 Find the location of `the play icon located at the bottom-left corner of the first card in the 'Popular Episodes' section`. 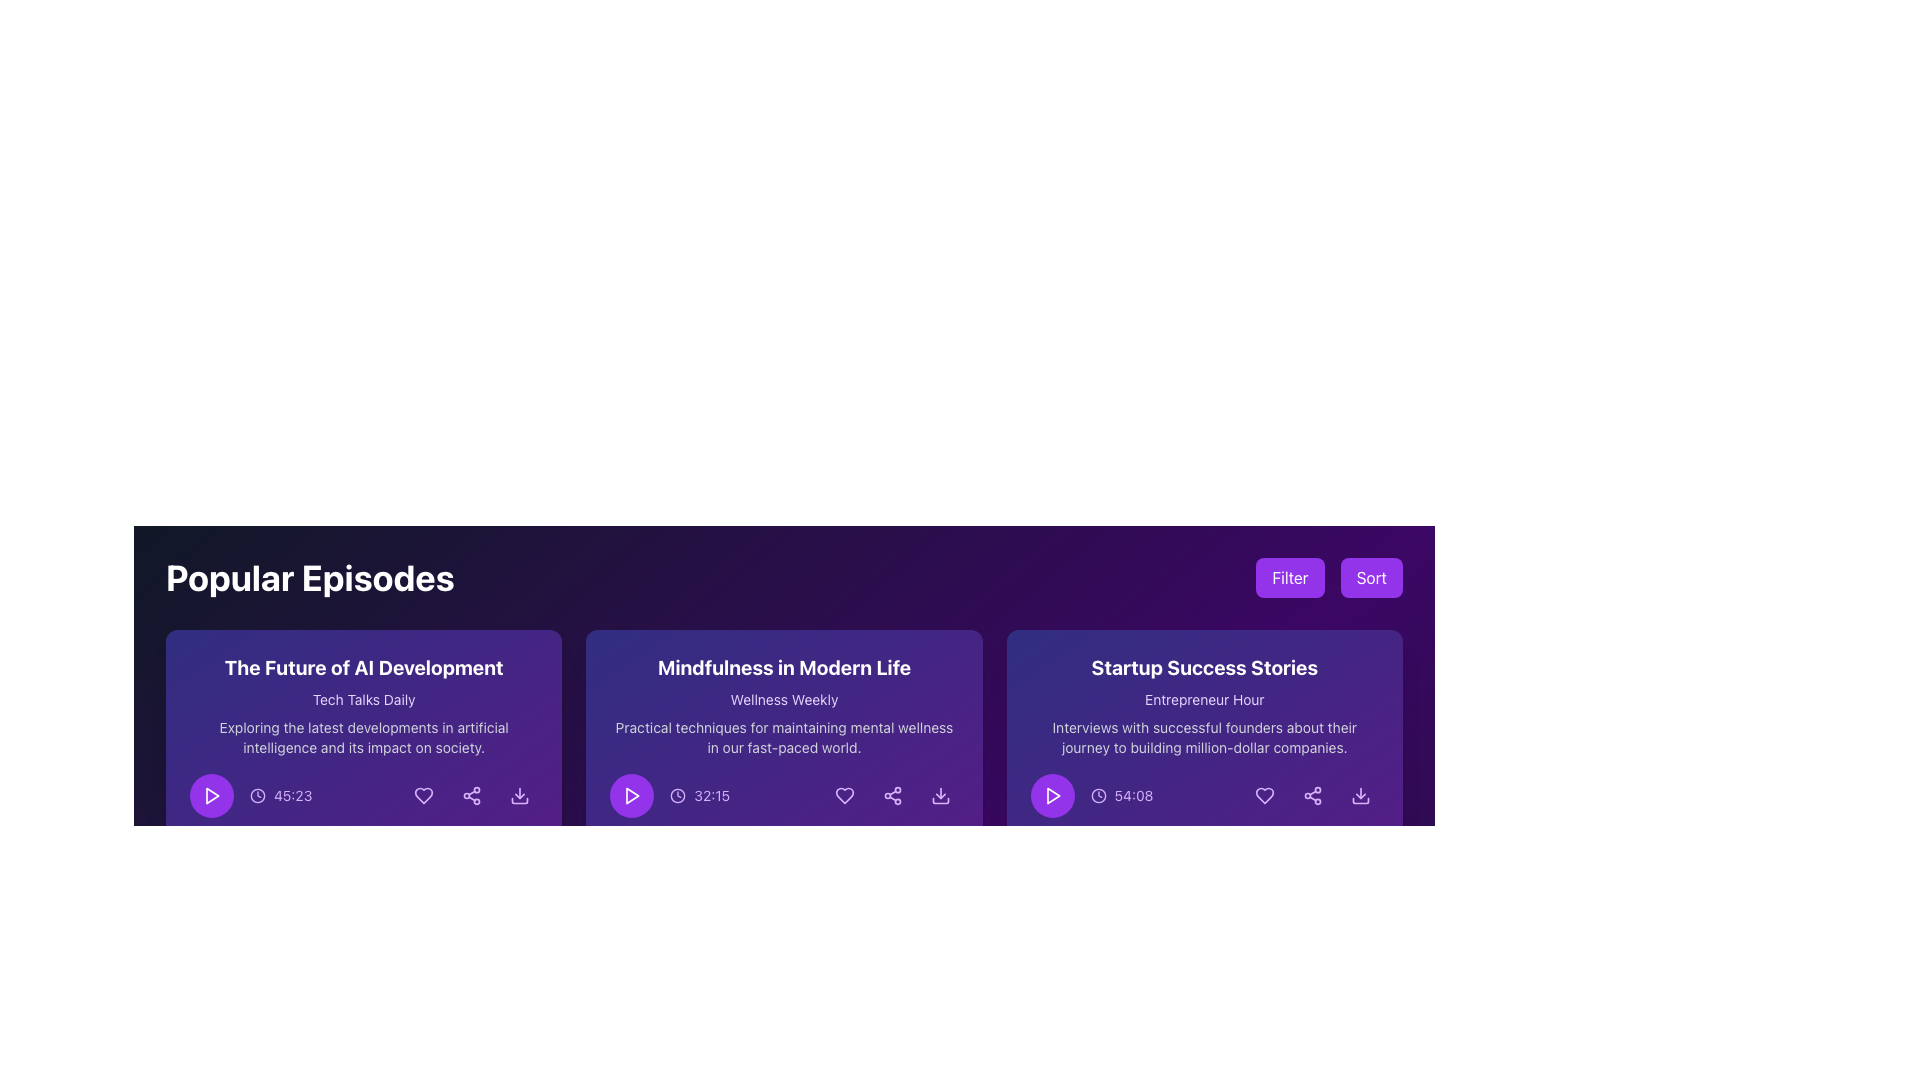

the play icon located at the bottom-left corner of the first card in the 'Popular Episodes' section is located at coordinates (212, 794).